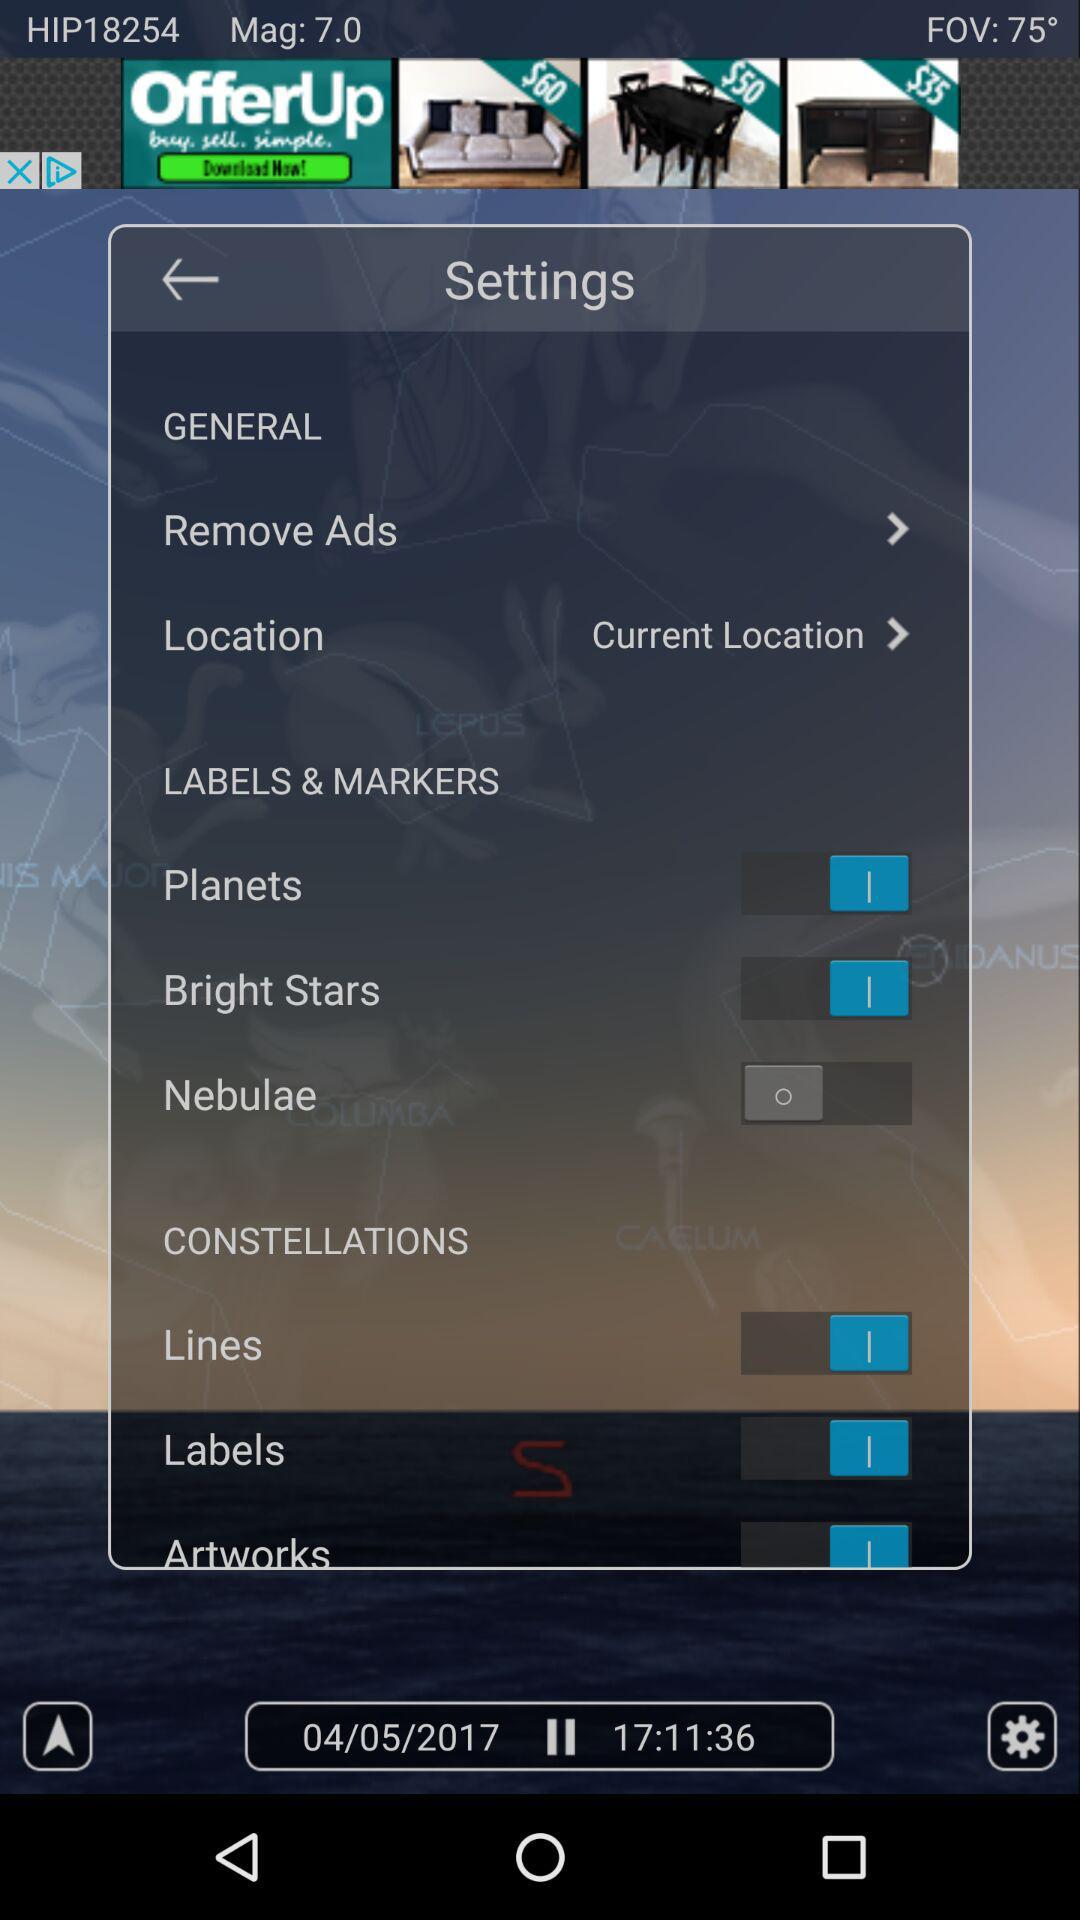 This screenshot has width=1080, height=1920. Describe the element at coordinates (895, 528) in the screenshot. I see `foreword option` at that location.